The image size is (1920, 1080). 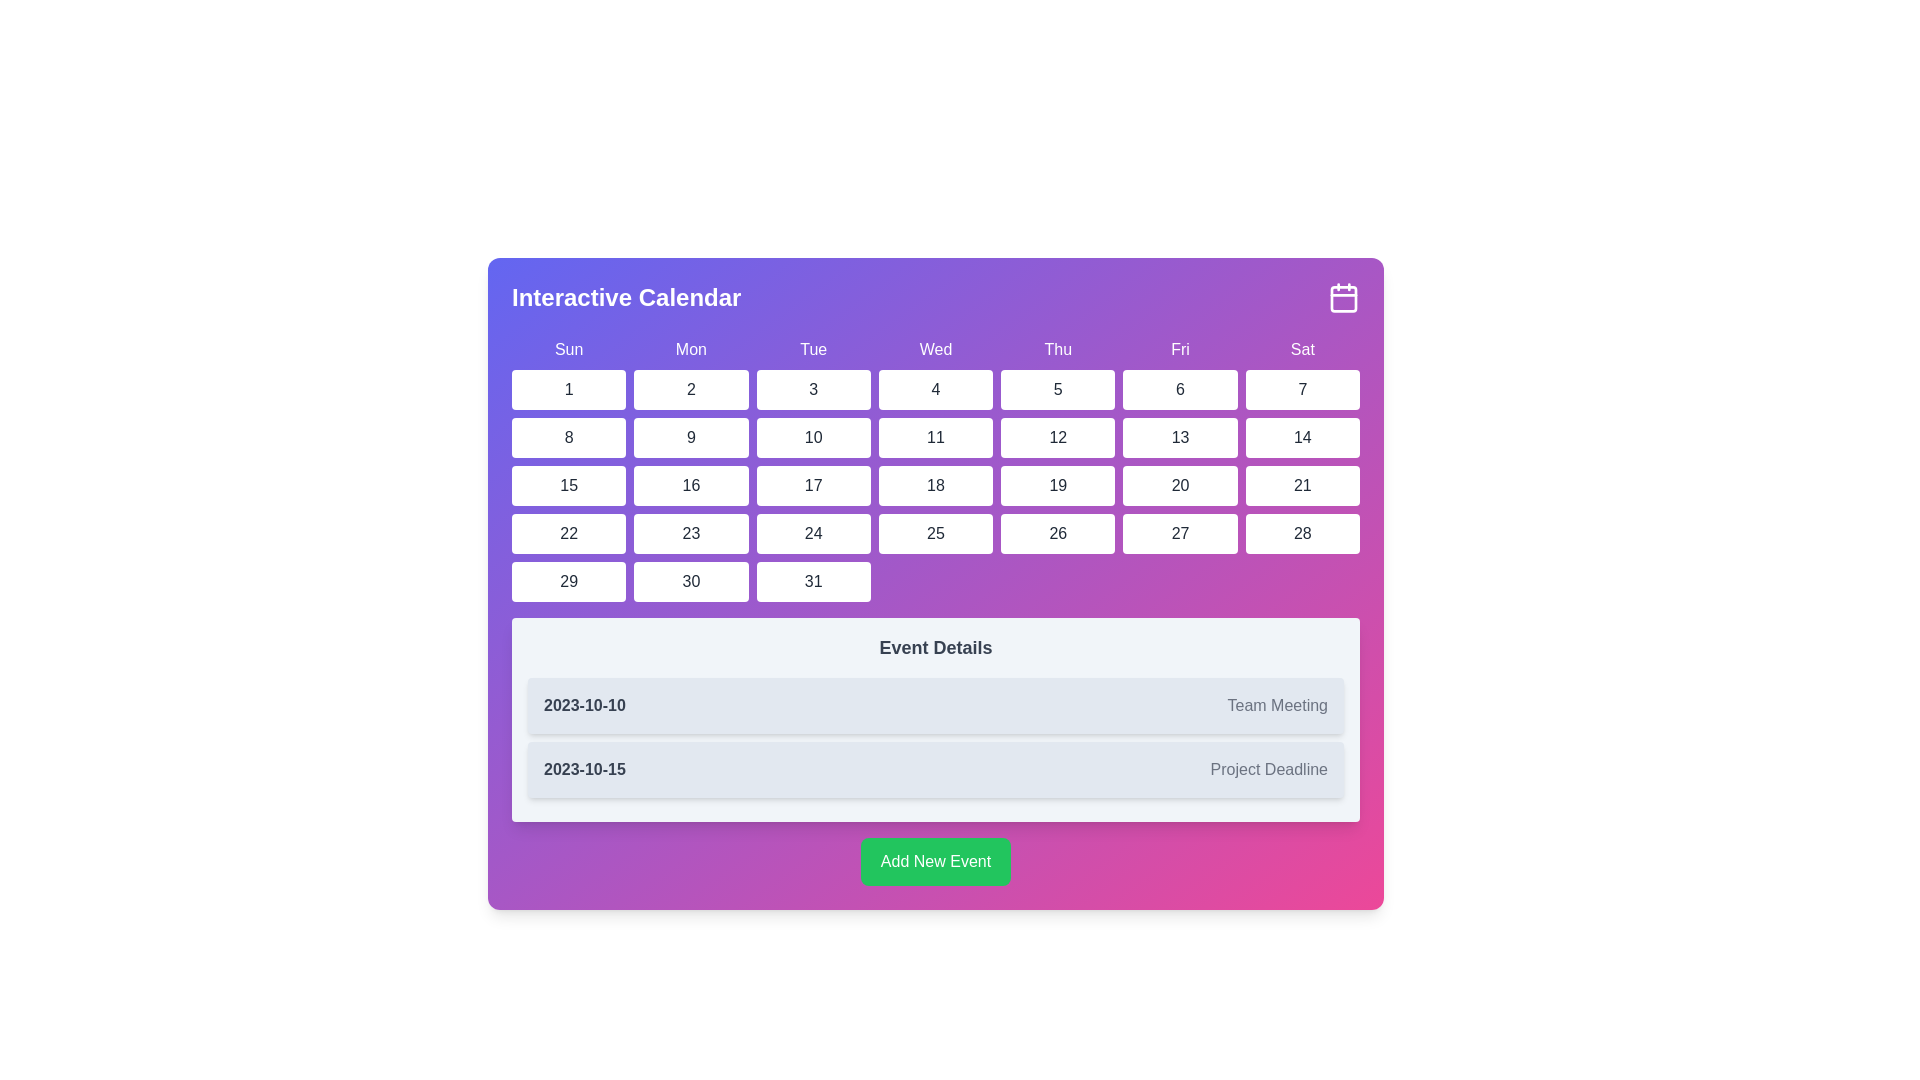 What do you see at coordinates (813, 486) in the screenshot?
I see `the calendar date button representing Tuesday, the 17th` at bounding box center [813, 486].